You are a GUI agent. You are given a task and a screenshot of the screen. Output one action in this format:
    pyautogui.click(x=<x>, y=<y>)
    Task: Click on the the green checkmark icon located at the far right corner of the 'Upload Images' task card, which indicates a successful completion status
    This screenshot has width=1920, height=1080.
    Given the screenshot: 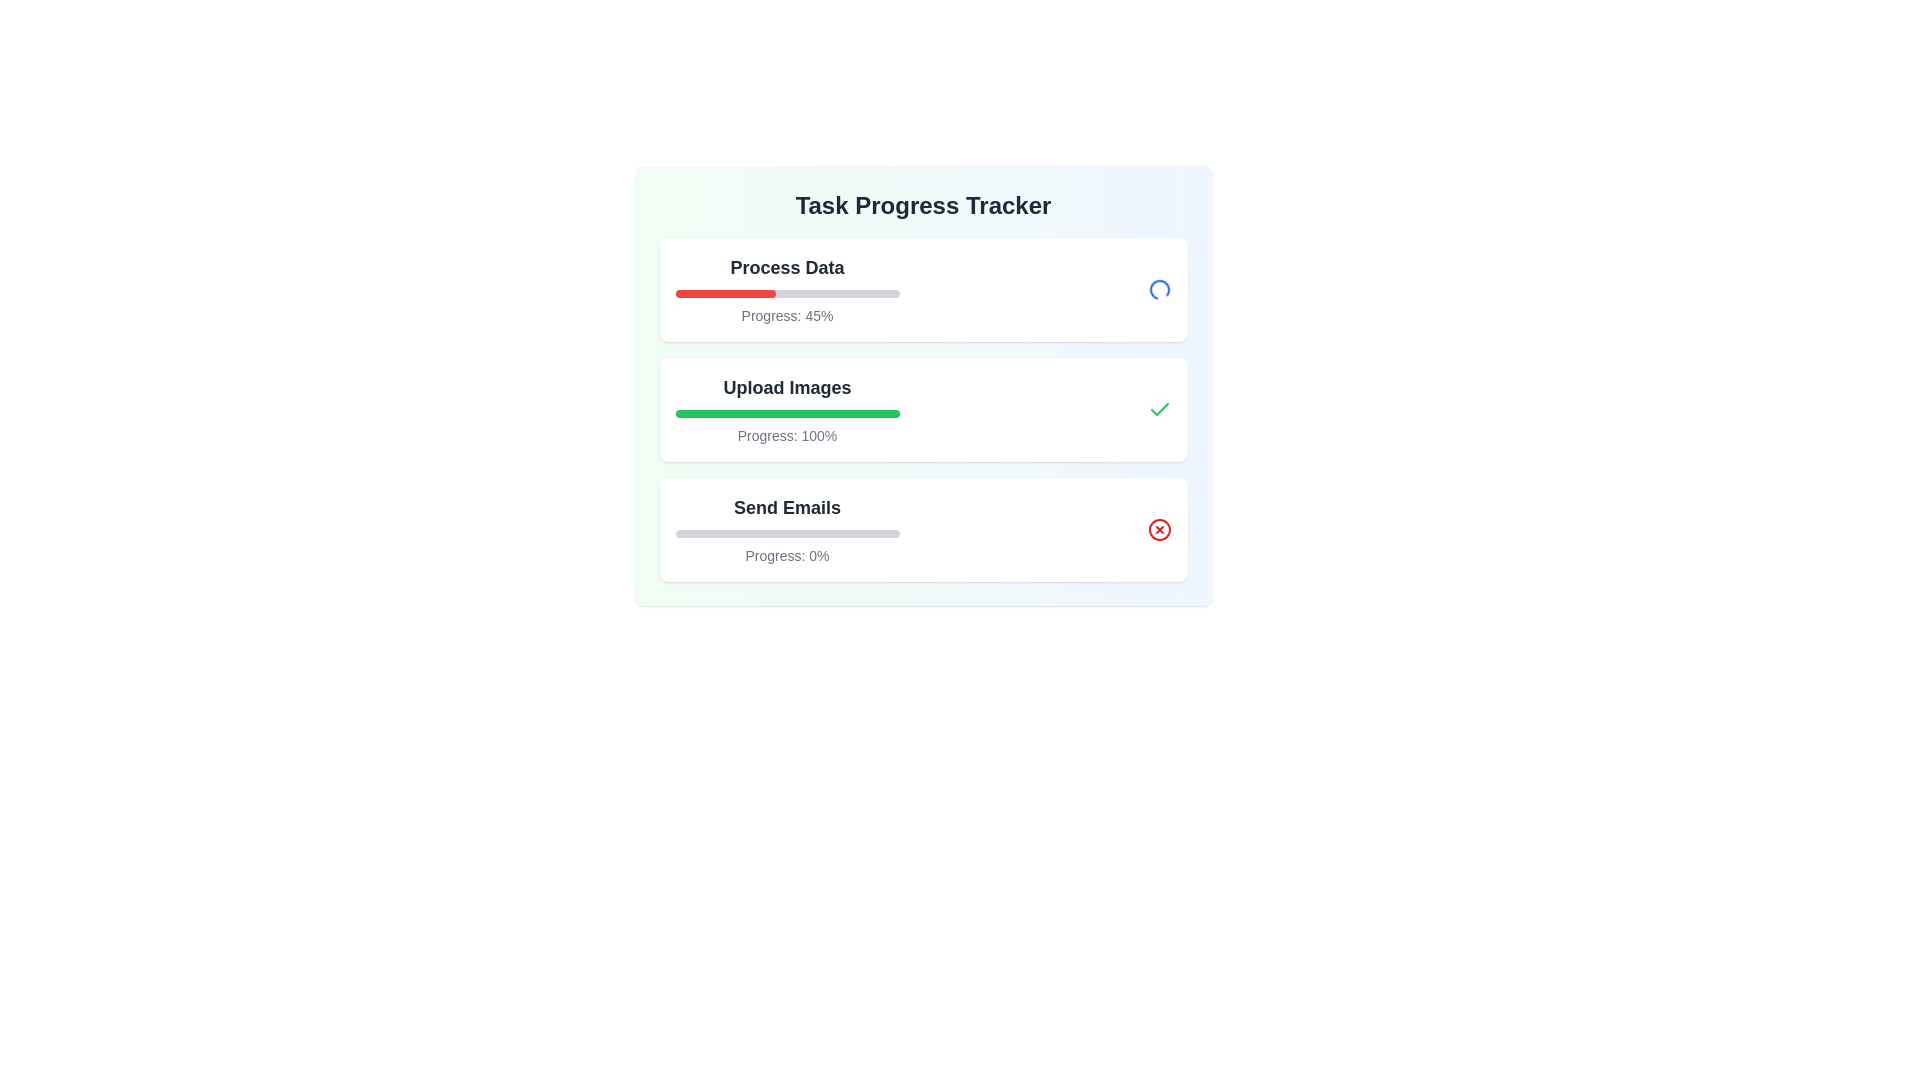 What is the action you would take?
    pyautogui.click(x=1159, y=408)
    